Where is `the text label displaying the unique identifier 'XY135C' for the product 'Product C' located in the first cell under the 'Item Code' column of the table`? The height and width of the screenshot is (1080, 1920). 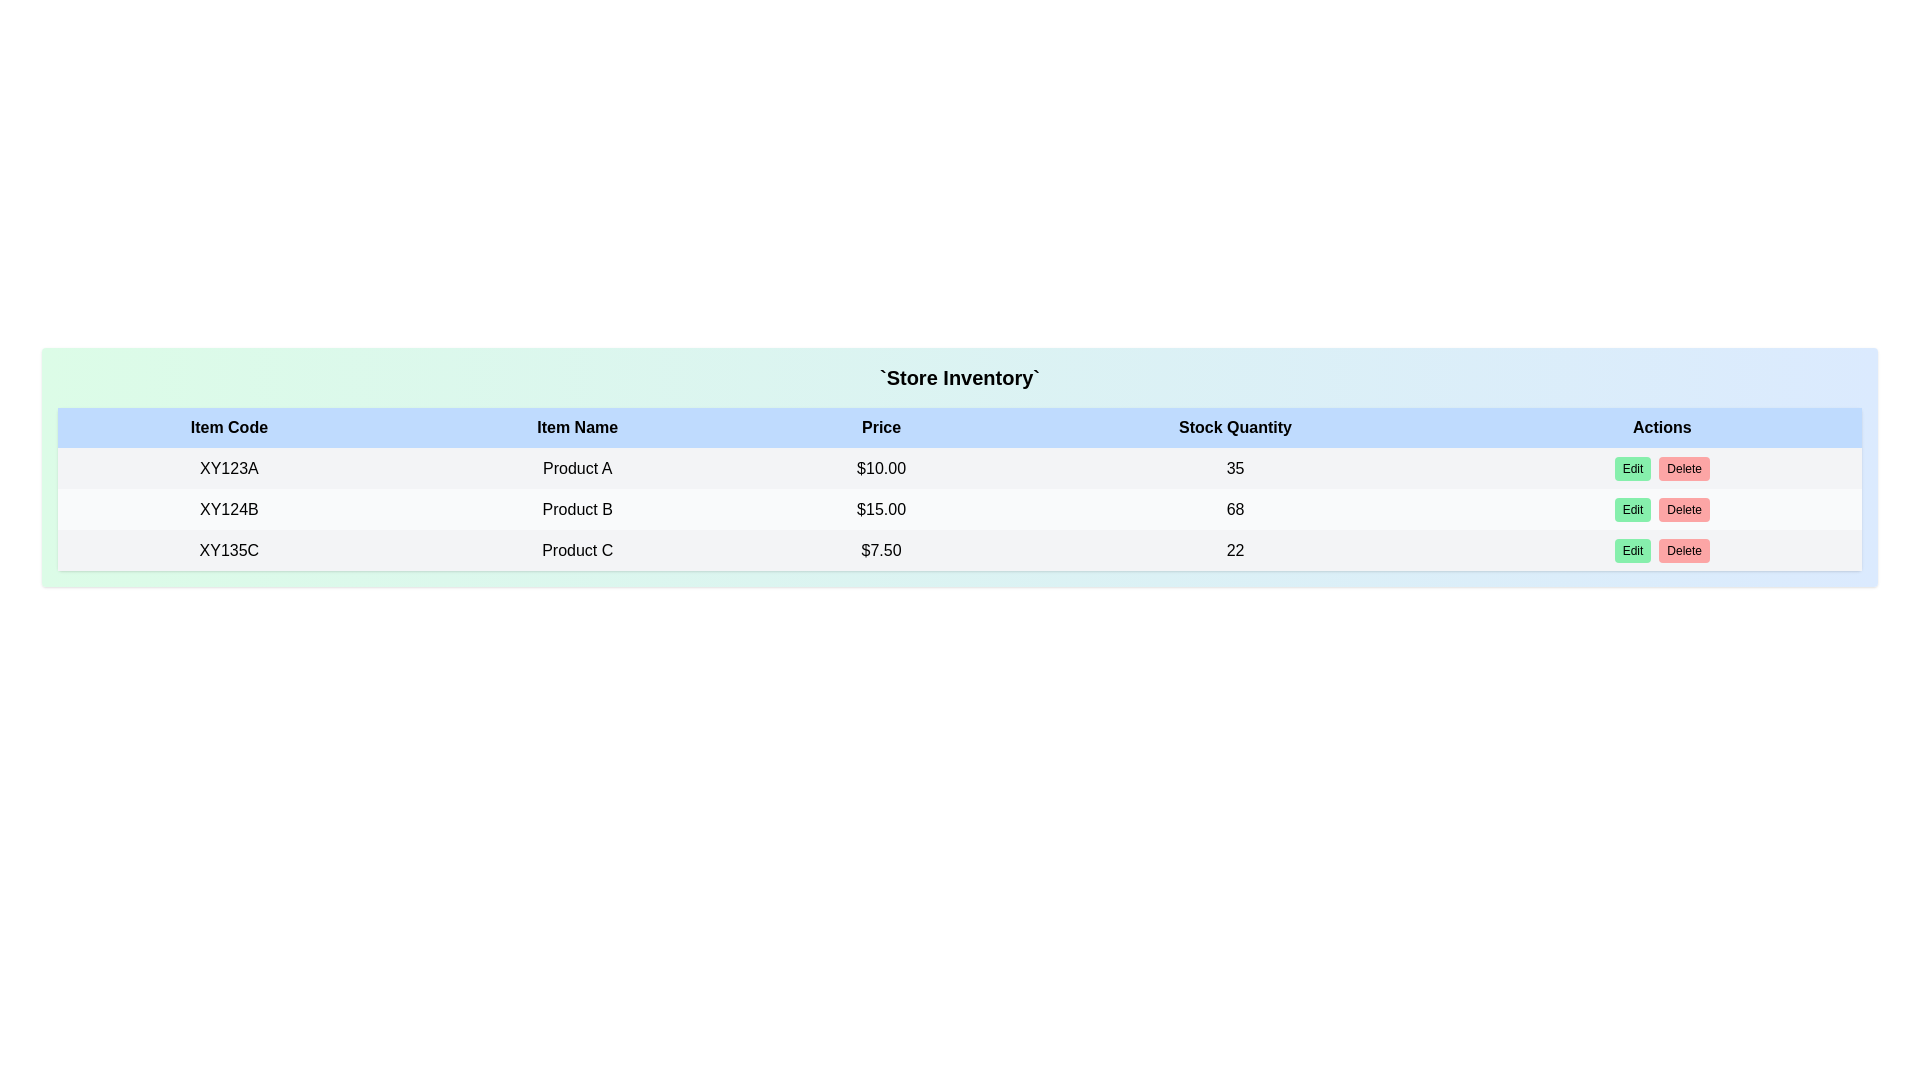
the text label displaying the unique identifier 'XY135C' for the product 'Product C' located in the first cell under the 'Item Code' column of the table is located at coordinates (229, 550).